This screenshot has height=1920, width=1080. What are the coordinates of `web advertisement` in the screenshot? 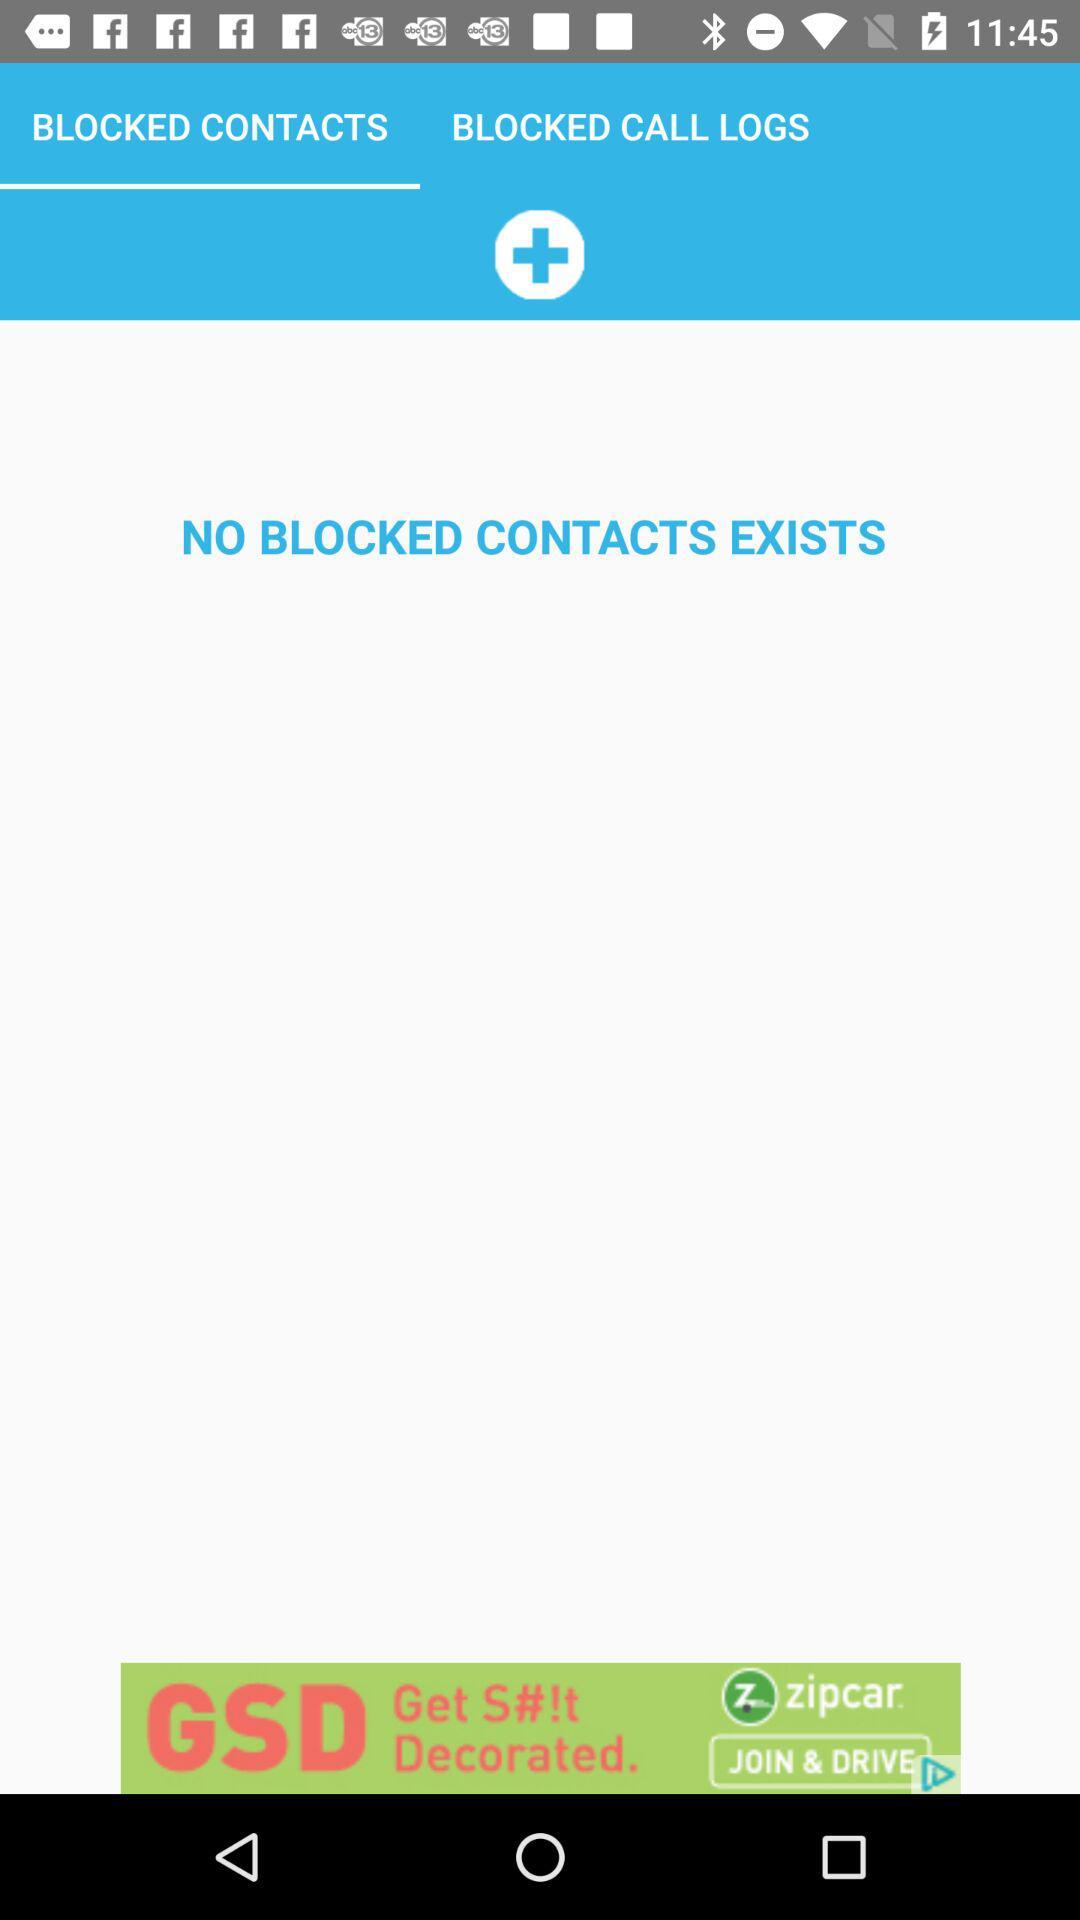 It's located at (540, 1727).